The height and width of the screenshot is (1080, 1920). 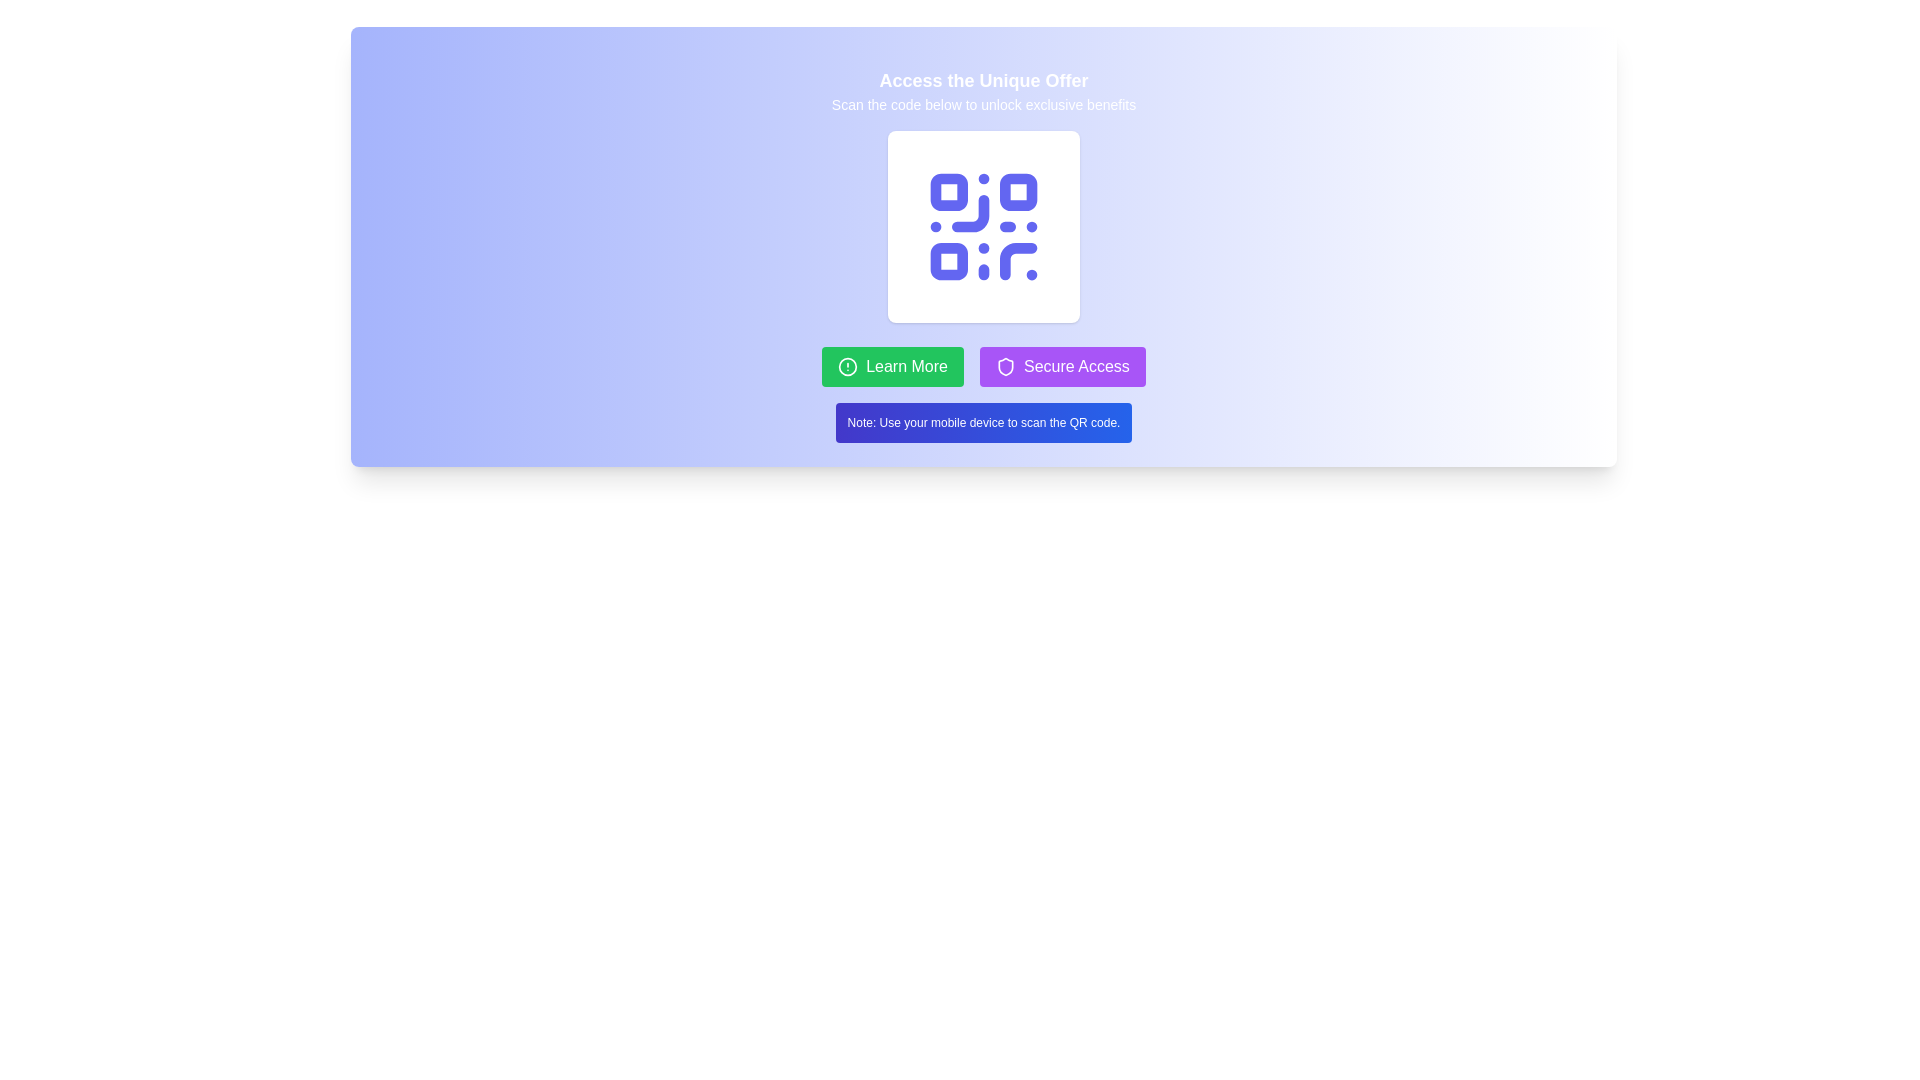 I want to click on the QR code placeholder, which is a centered graphic in a rounded white square box with shadowing, located below the offer text and above the buttons, so click(x=983, y=226).